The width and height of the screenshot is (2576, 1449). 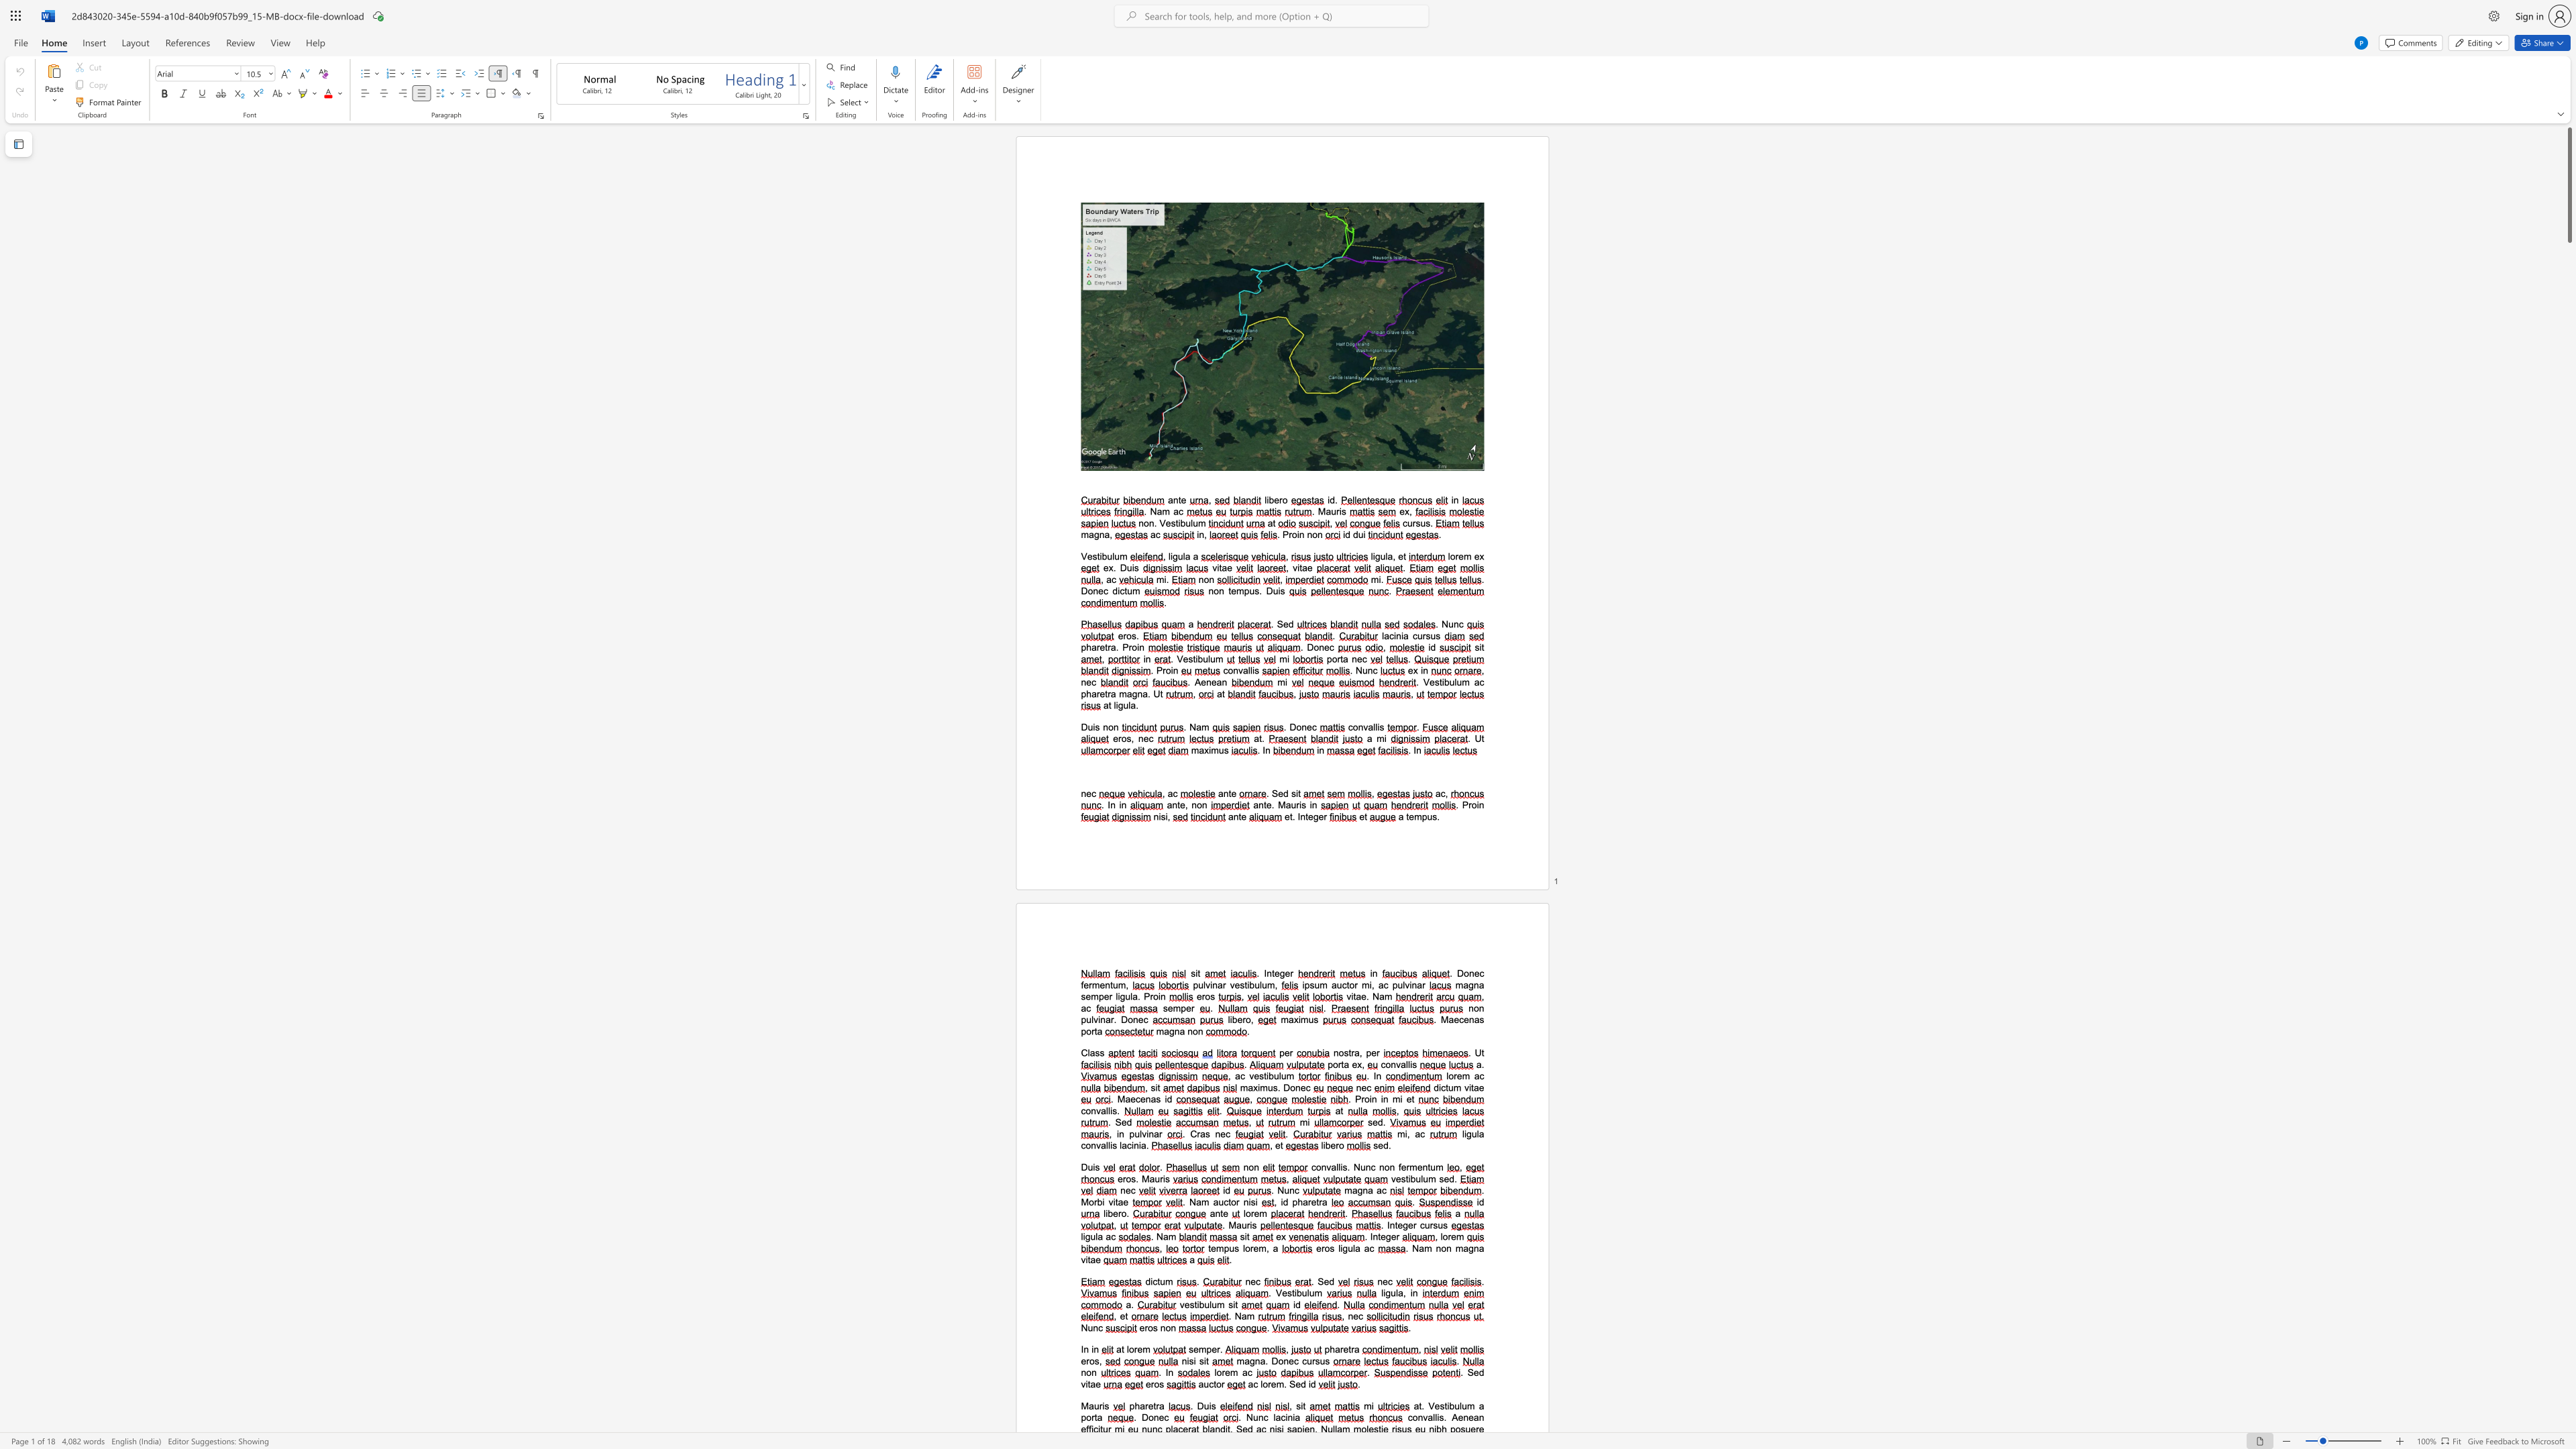 What do you see at coordinates (1216, 1371) in the screenshot?
I see `the space between the continuous character "l" and "o" in the text` at bounding box center [1216, 1371].